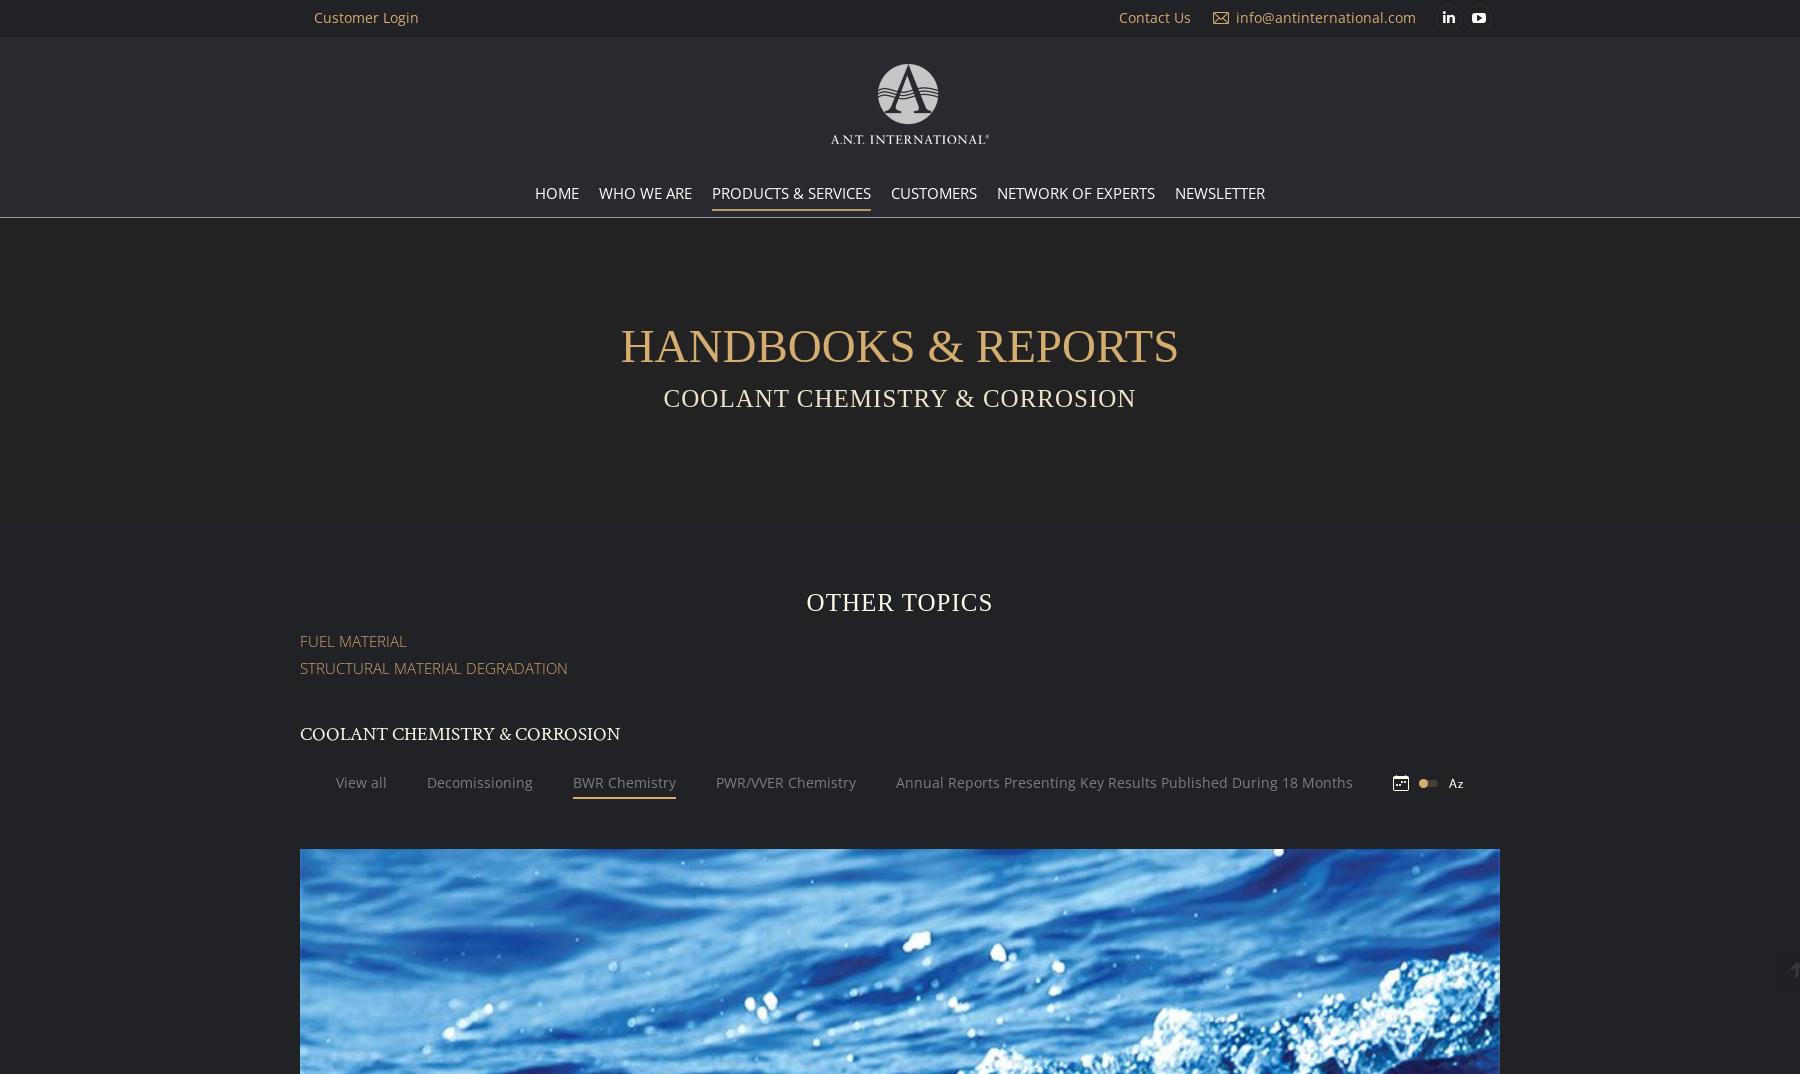  I want to click on 'info@antinternational.com', so click(1235, 16).